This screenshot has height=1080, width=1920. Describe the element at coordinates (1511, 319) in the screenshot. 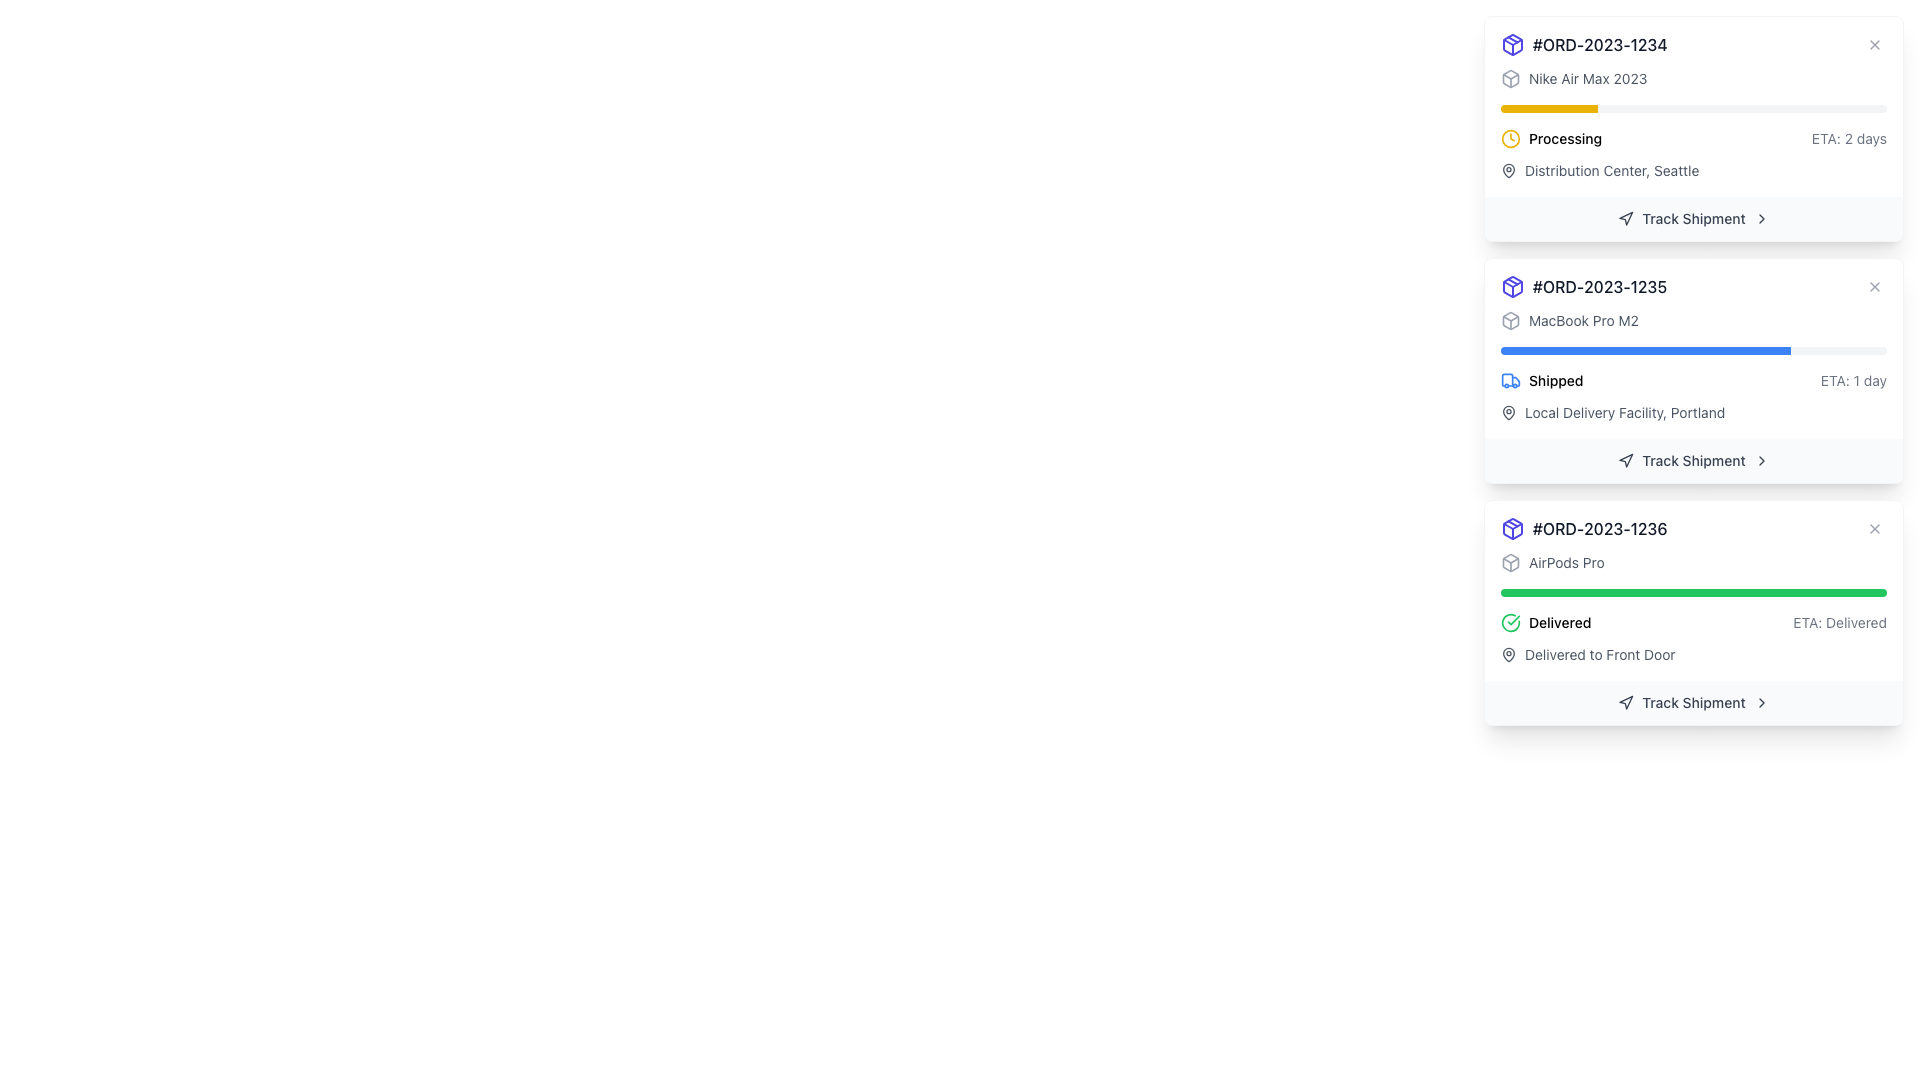

I see `graphical icon element, which is a wireframe hexagonal box located at the top left corner of the card labeled '#ORD-2023-1235'` at that location.